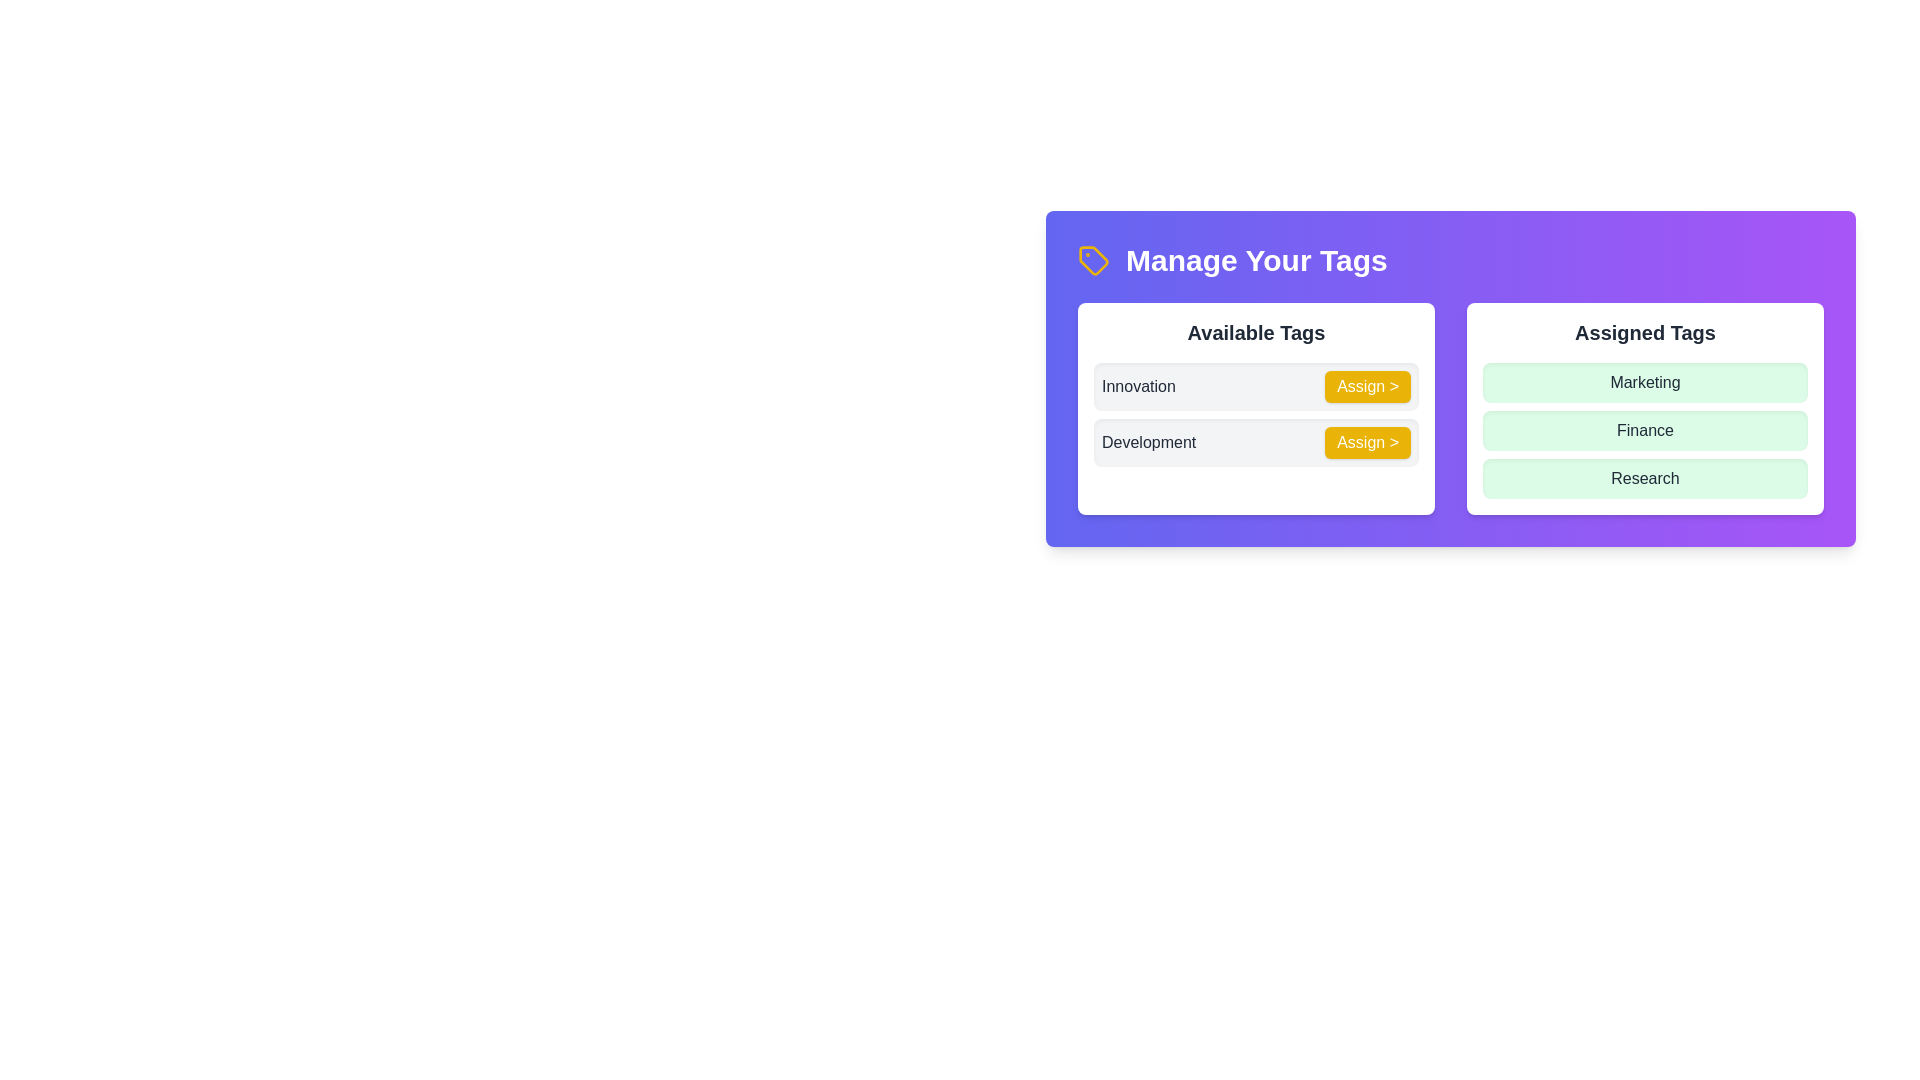  Describe the element at coordinates (1093, 260) in the screenshot. I see `the decorative icon located to the left of the heading text 'Manage Your Tags', which serves as a visual marker for tagging functionality` at that location.